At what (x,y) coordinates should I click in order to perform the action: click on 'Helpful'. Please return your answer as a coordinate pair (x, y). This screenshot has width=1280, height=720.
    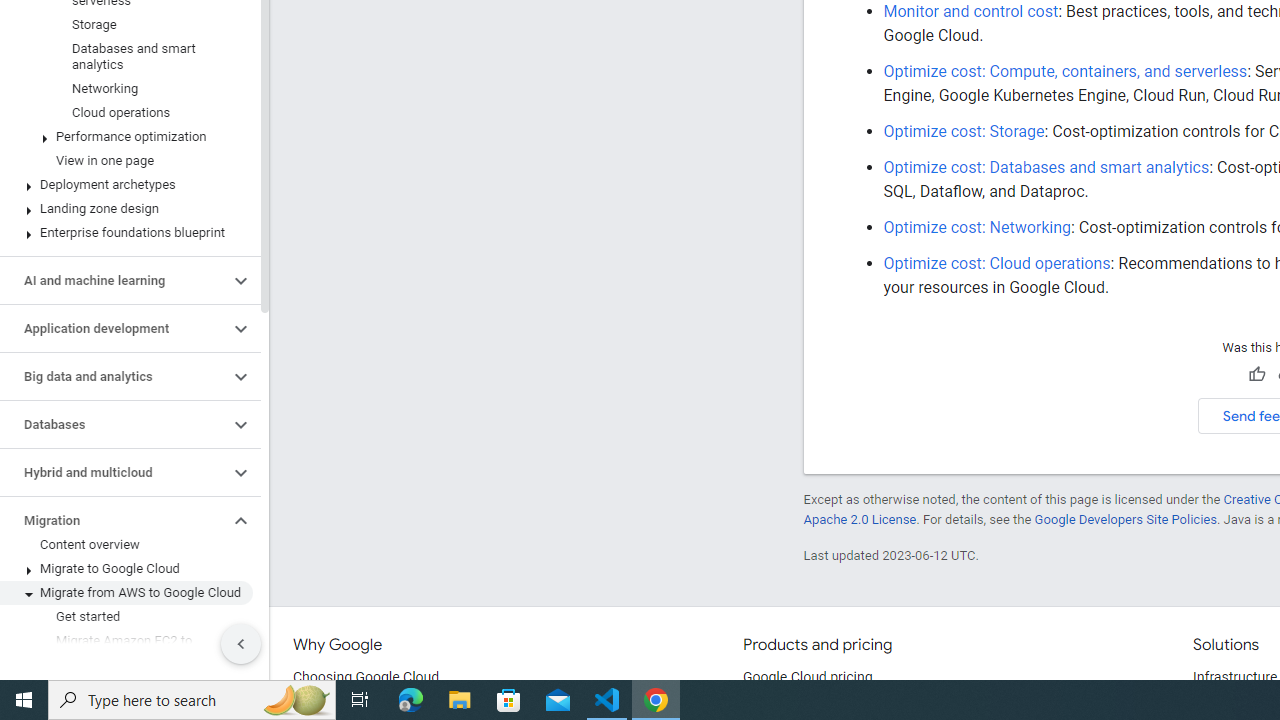
    Looking at the image, I should click on (1255, 375).